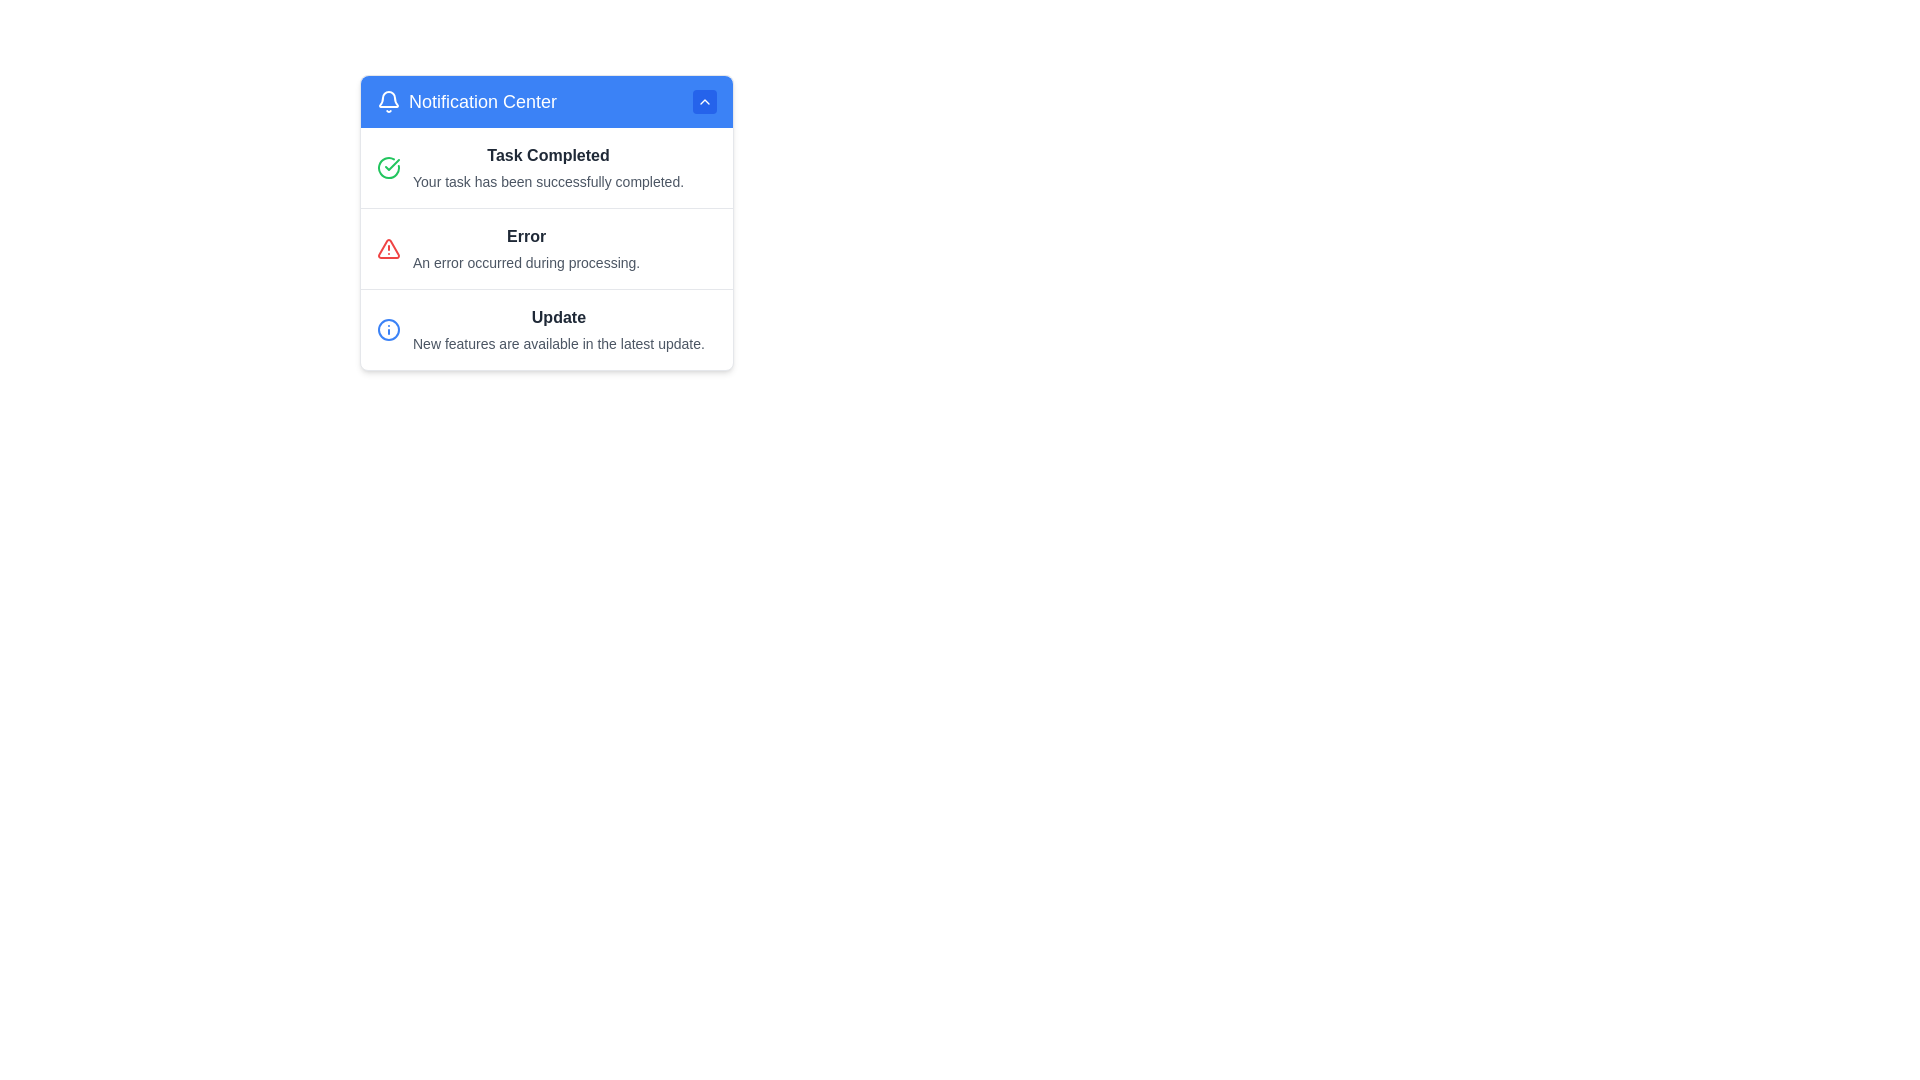 The width and height of the screenshot is (1920, 1080). What do you see at coordinates (547, 167) in the screenshot?
I see `the Notification Item that contains a green circle-check icon and the text 'Task Completed'` at bounding box center [547, 167].